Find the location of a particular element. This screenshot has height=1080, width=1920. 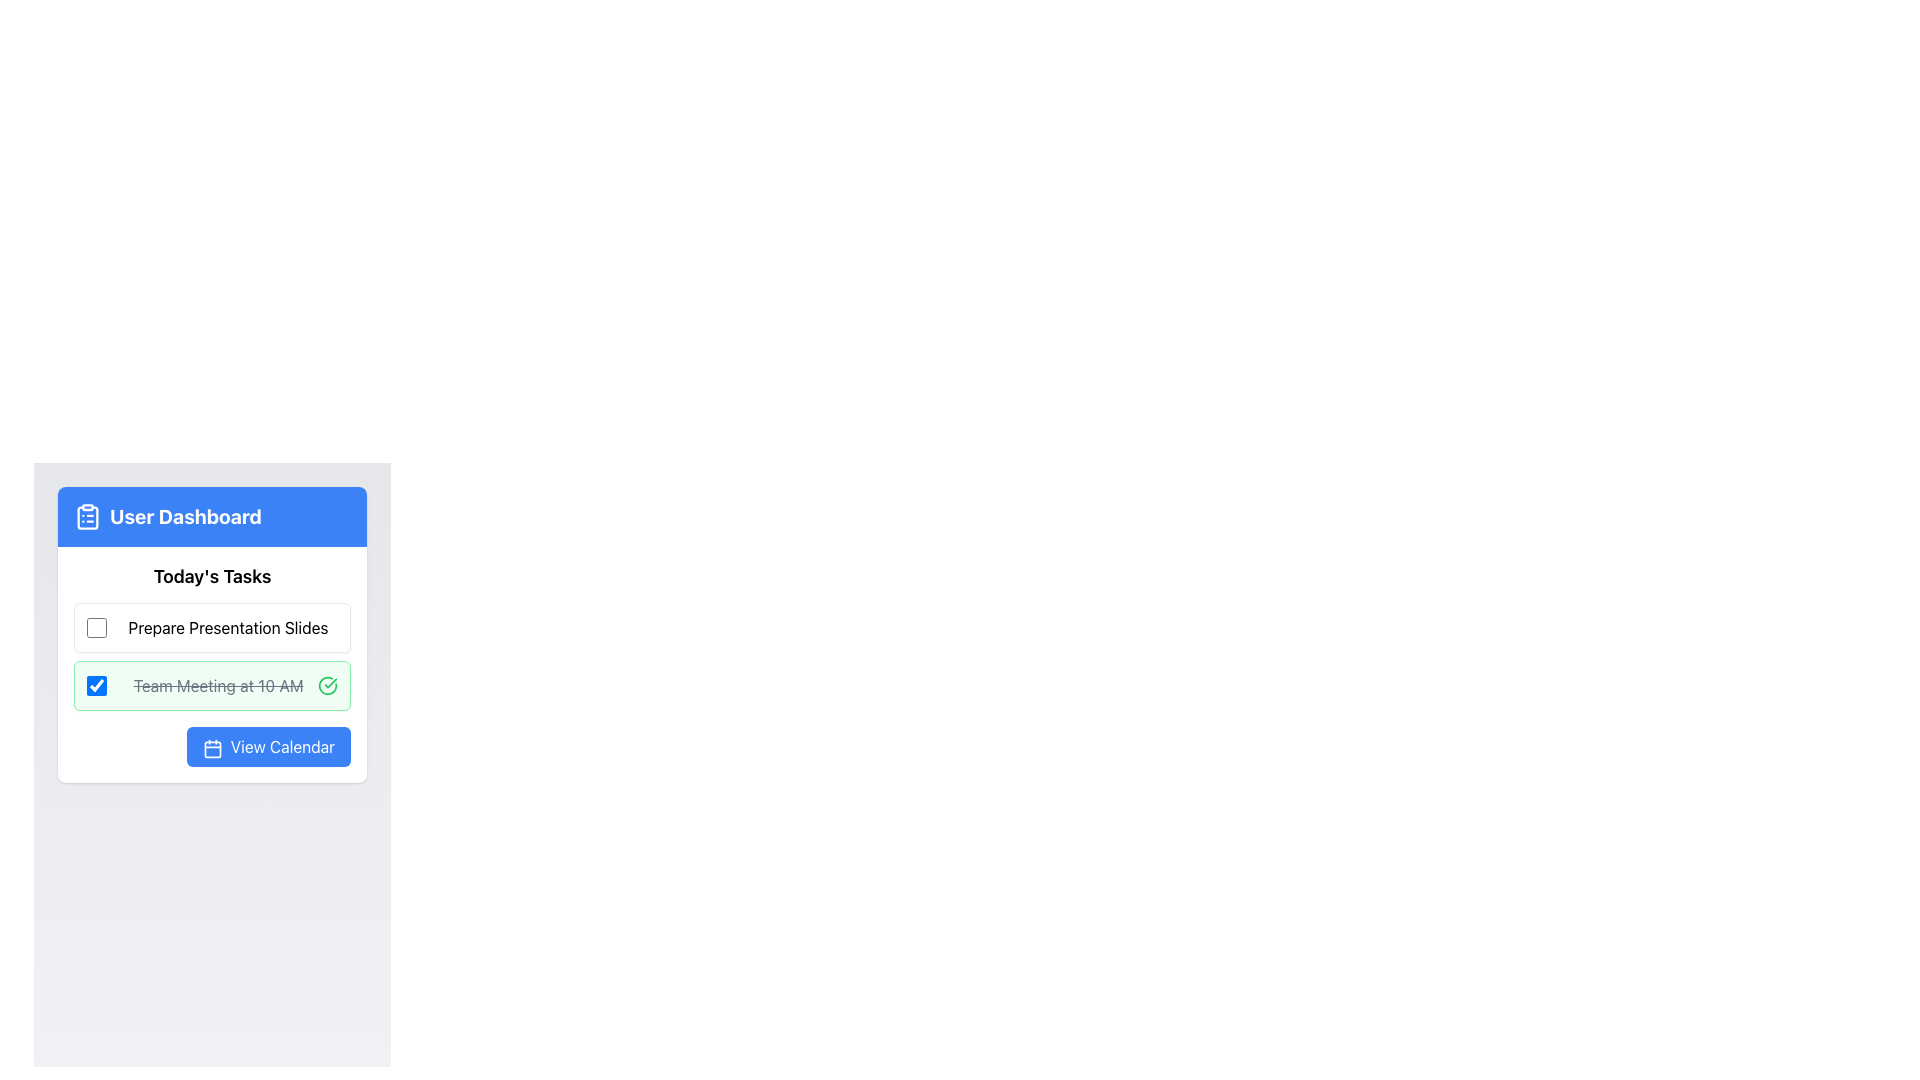

the checkbox labeled 'Prepare Presentation Slides' is located at coordinates (95, 627).